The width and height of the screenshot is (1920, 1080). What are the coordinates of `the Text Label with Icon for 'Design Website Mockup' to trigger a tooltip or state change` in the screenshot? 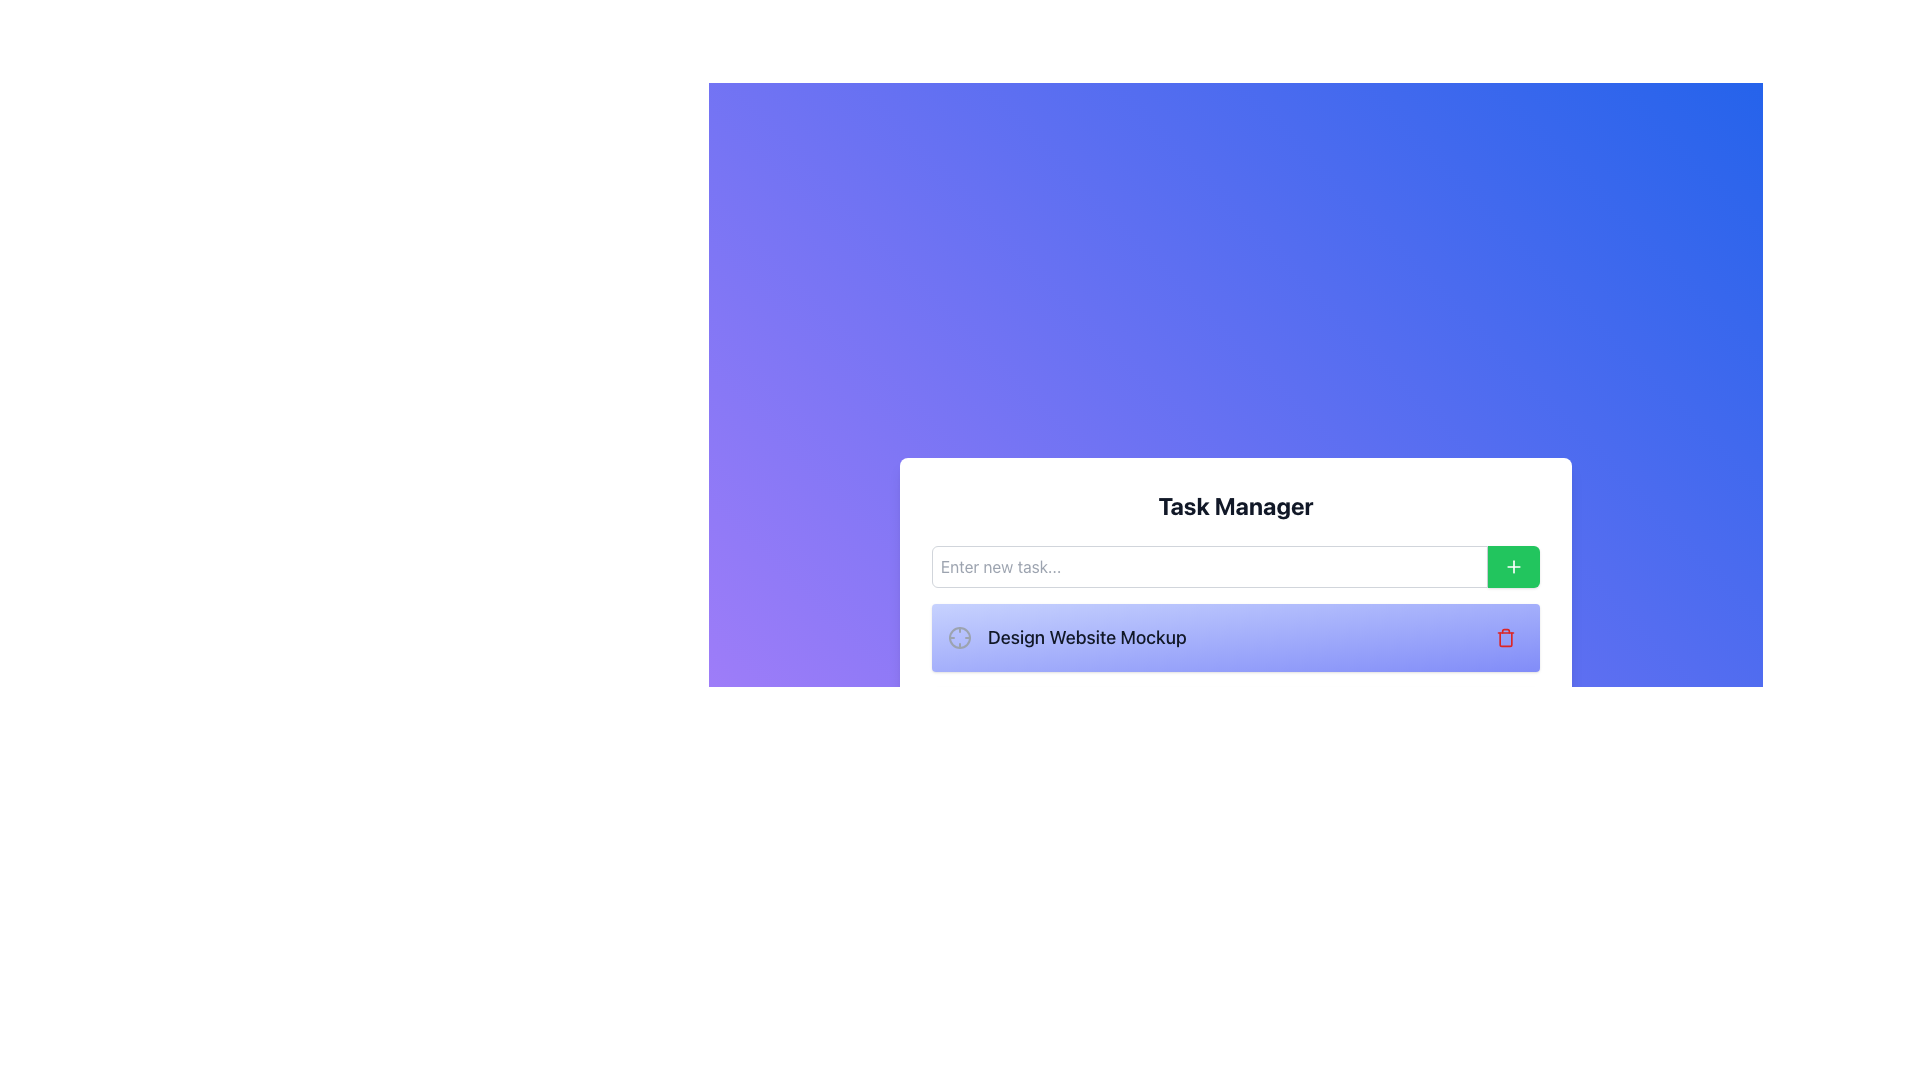 It's located at (1066, 637).